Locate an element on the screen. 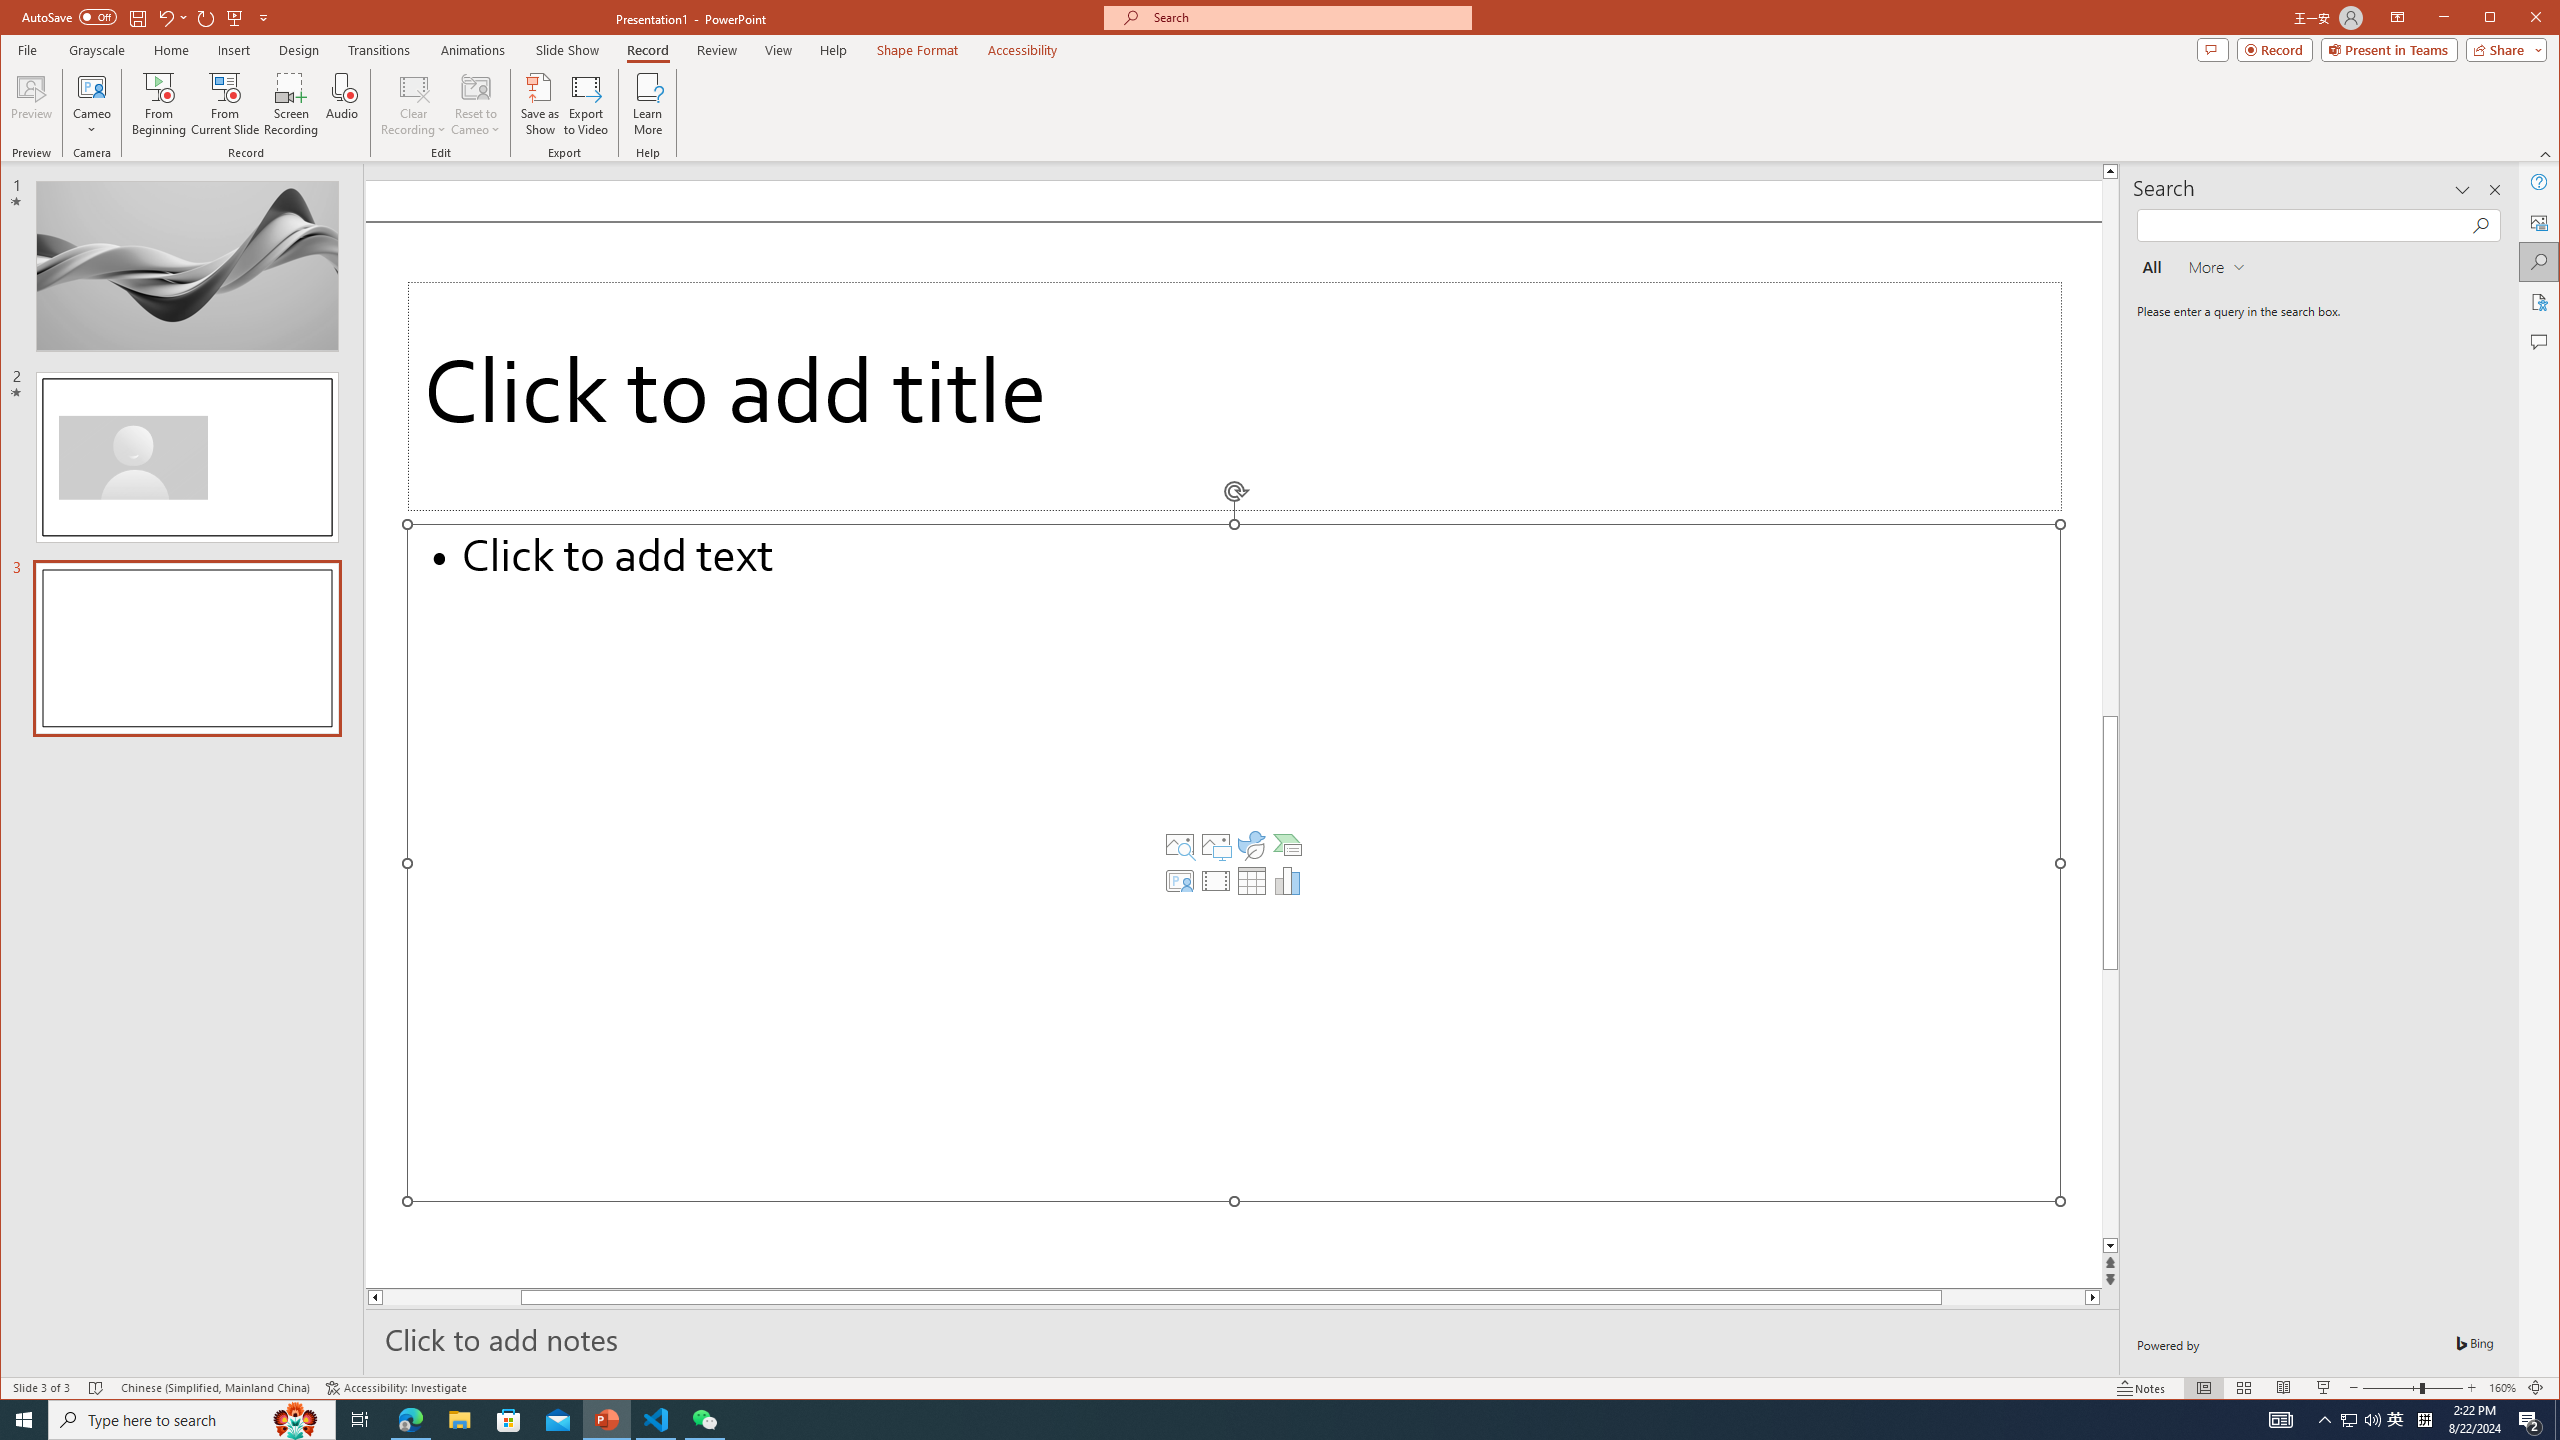  'File Explorer' is located at coordinates (458, 1418).